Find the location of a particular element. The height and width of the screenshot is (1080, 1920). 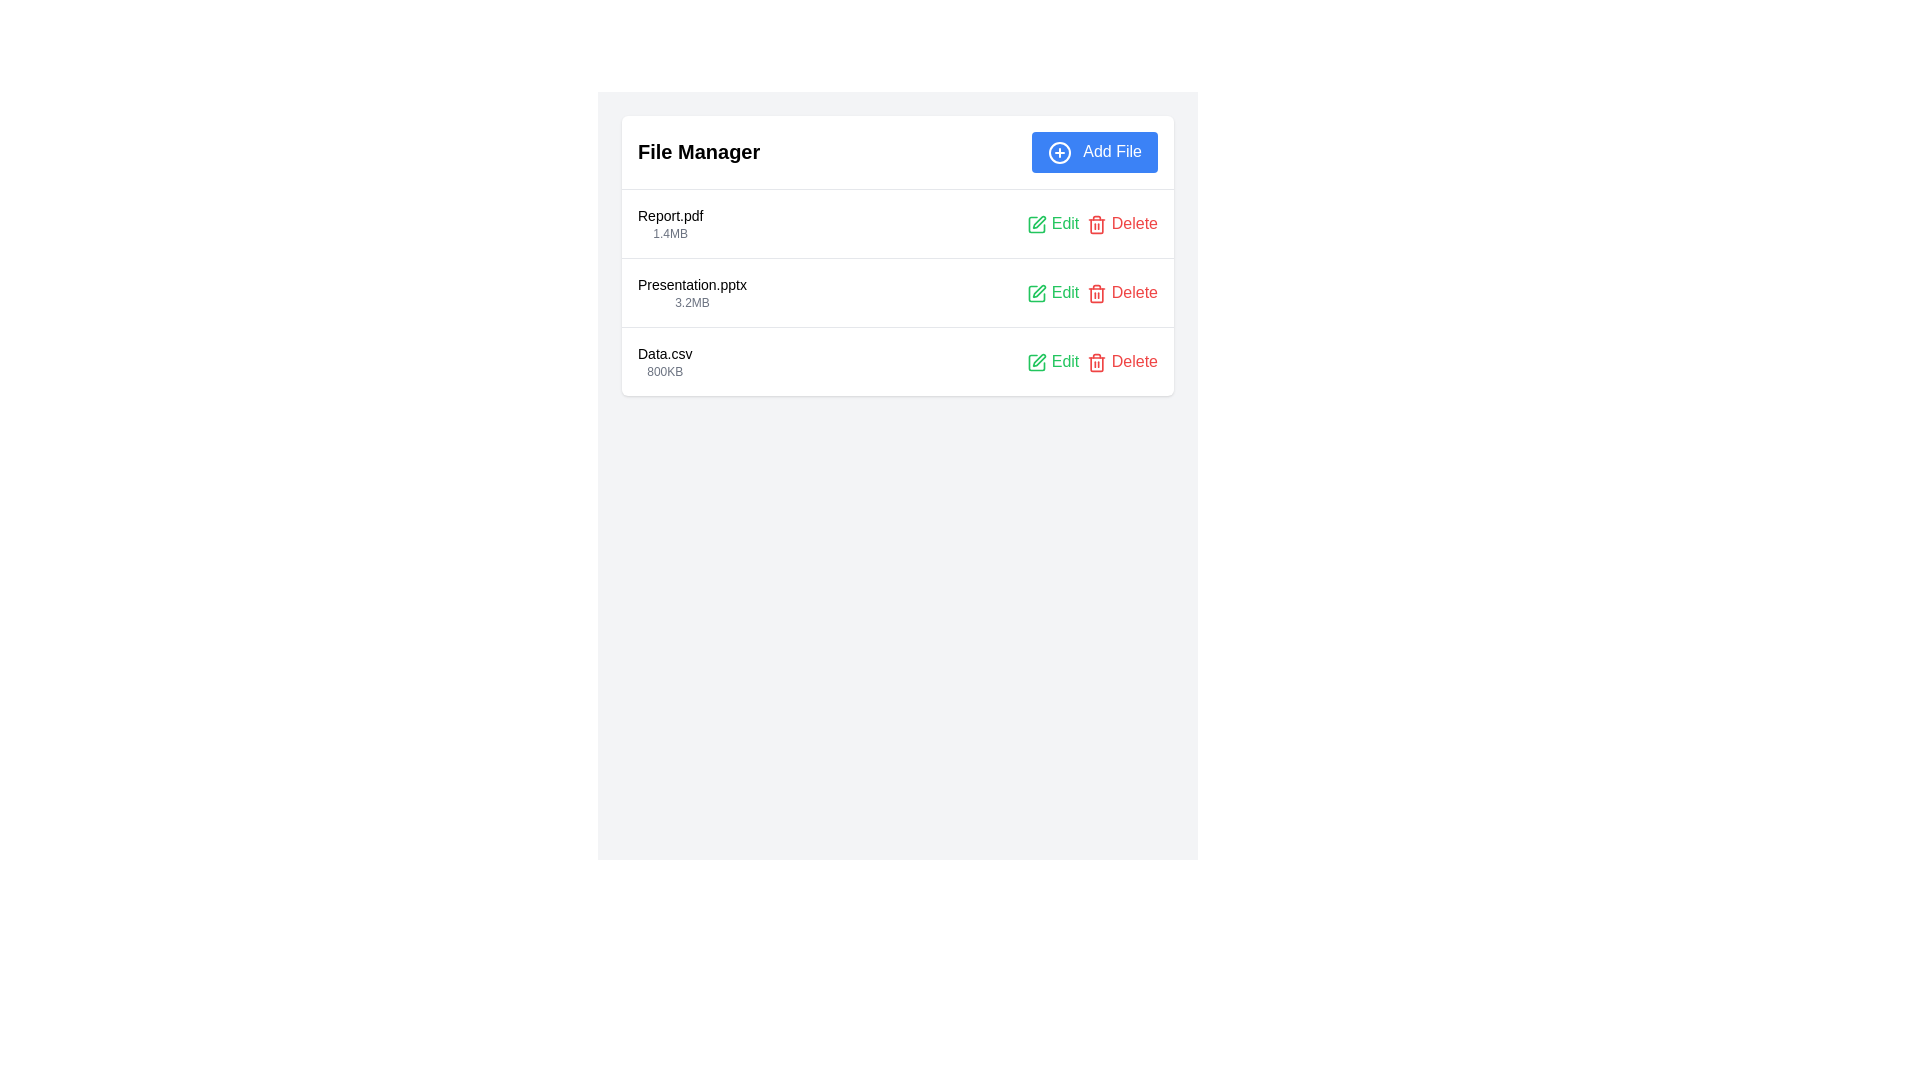

the circular '+' icon with a blue border and white background located in the top-right of the interface, adjacent to the 'File Manager' heading is located at coordinates (1058, 151).